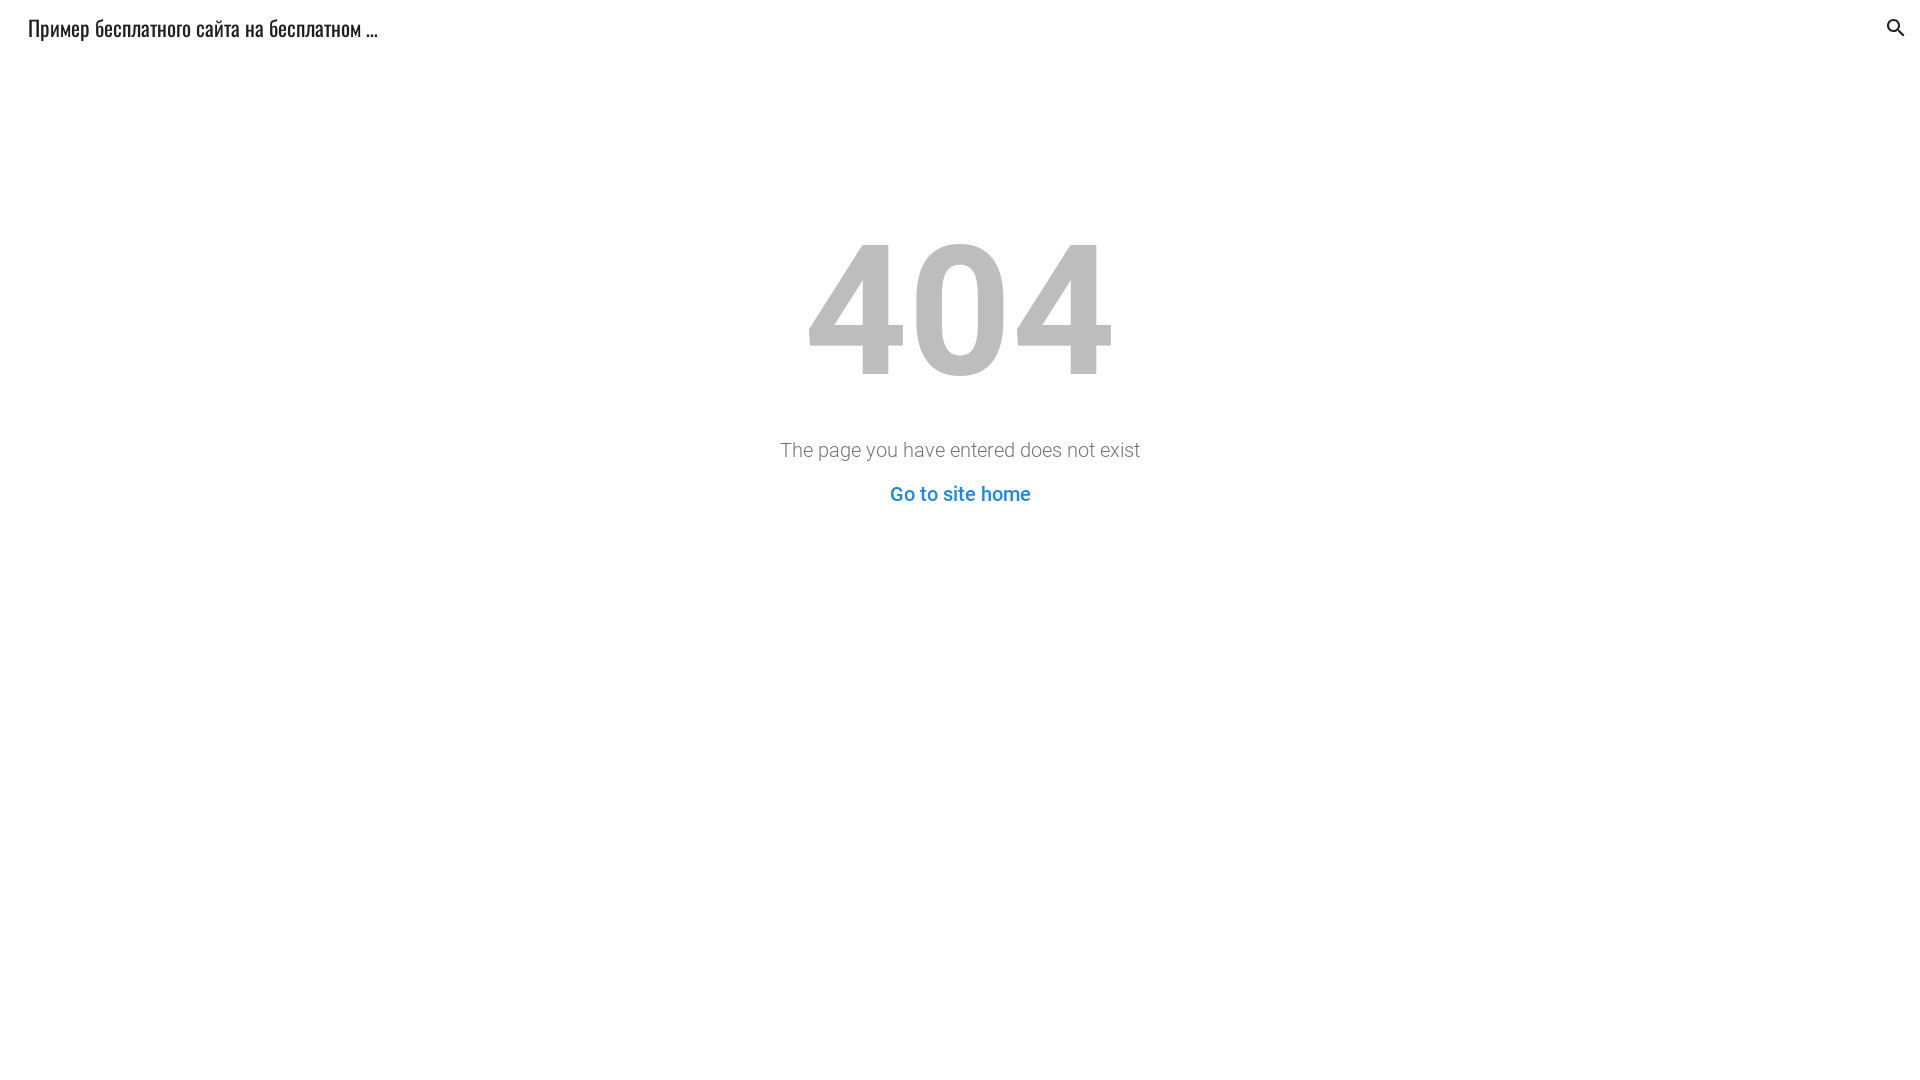 This screenshot has height=1080, width=1920. What do you see at coordinates (960, 493) in the screenshot?
I see `'Go to site home'` at bounding box center [960, 493].